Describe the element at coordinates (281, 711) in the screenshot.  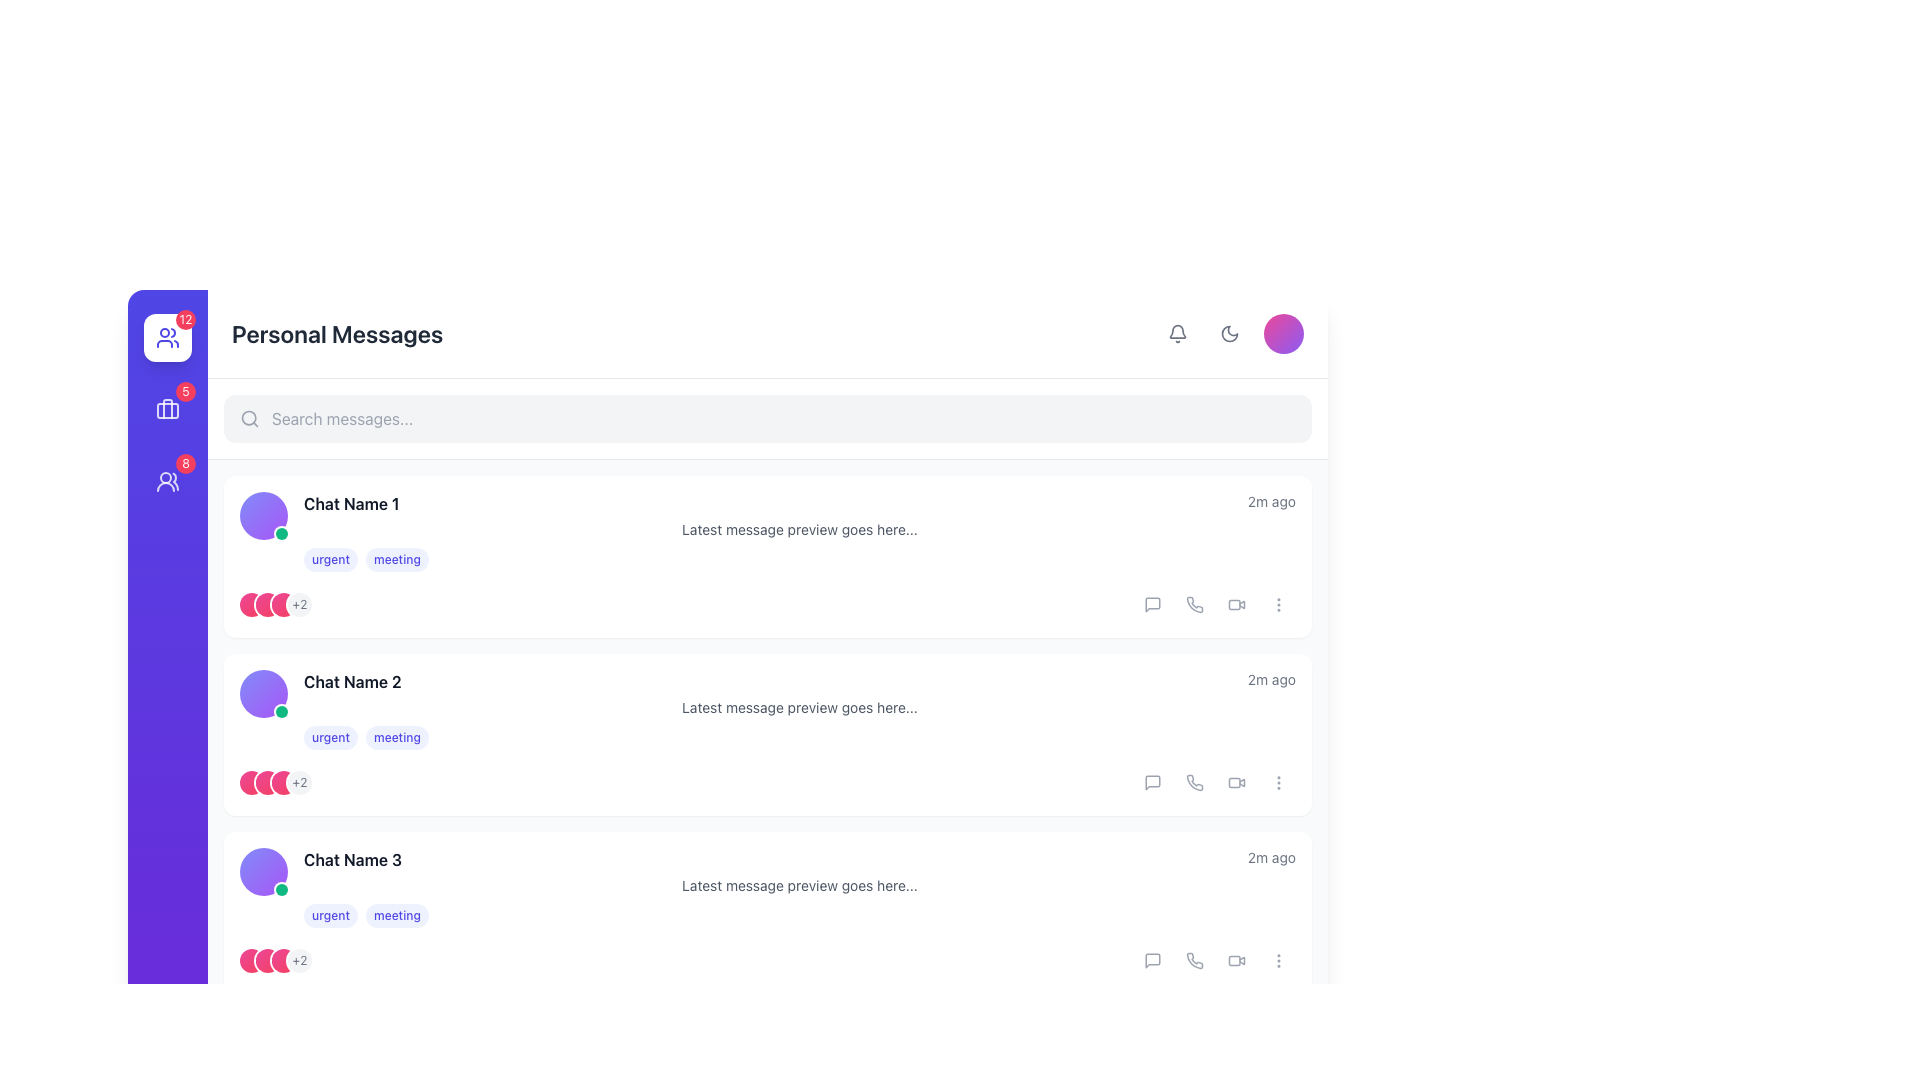
I see `the online status indicator badge located at the bottom-right corner of the circular profile icon in the second item of the chat list for additional context` at that location.